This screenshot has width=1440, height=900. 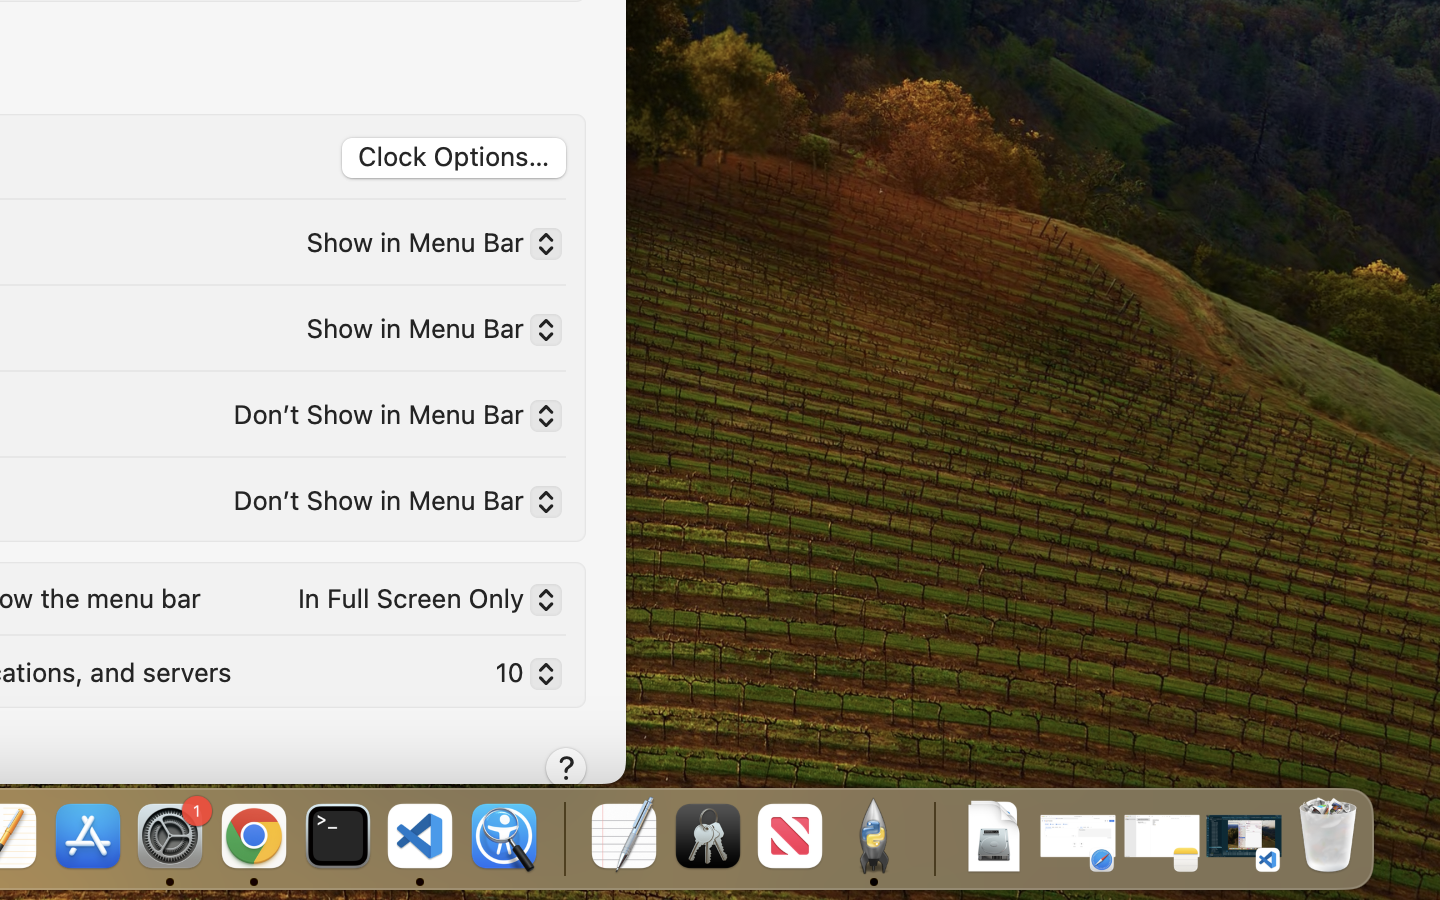 What do you see at coordinates (425, 245) in the screenshot?
I see `'Show in Menu Bar'` at bounding box center [425, 245].